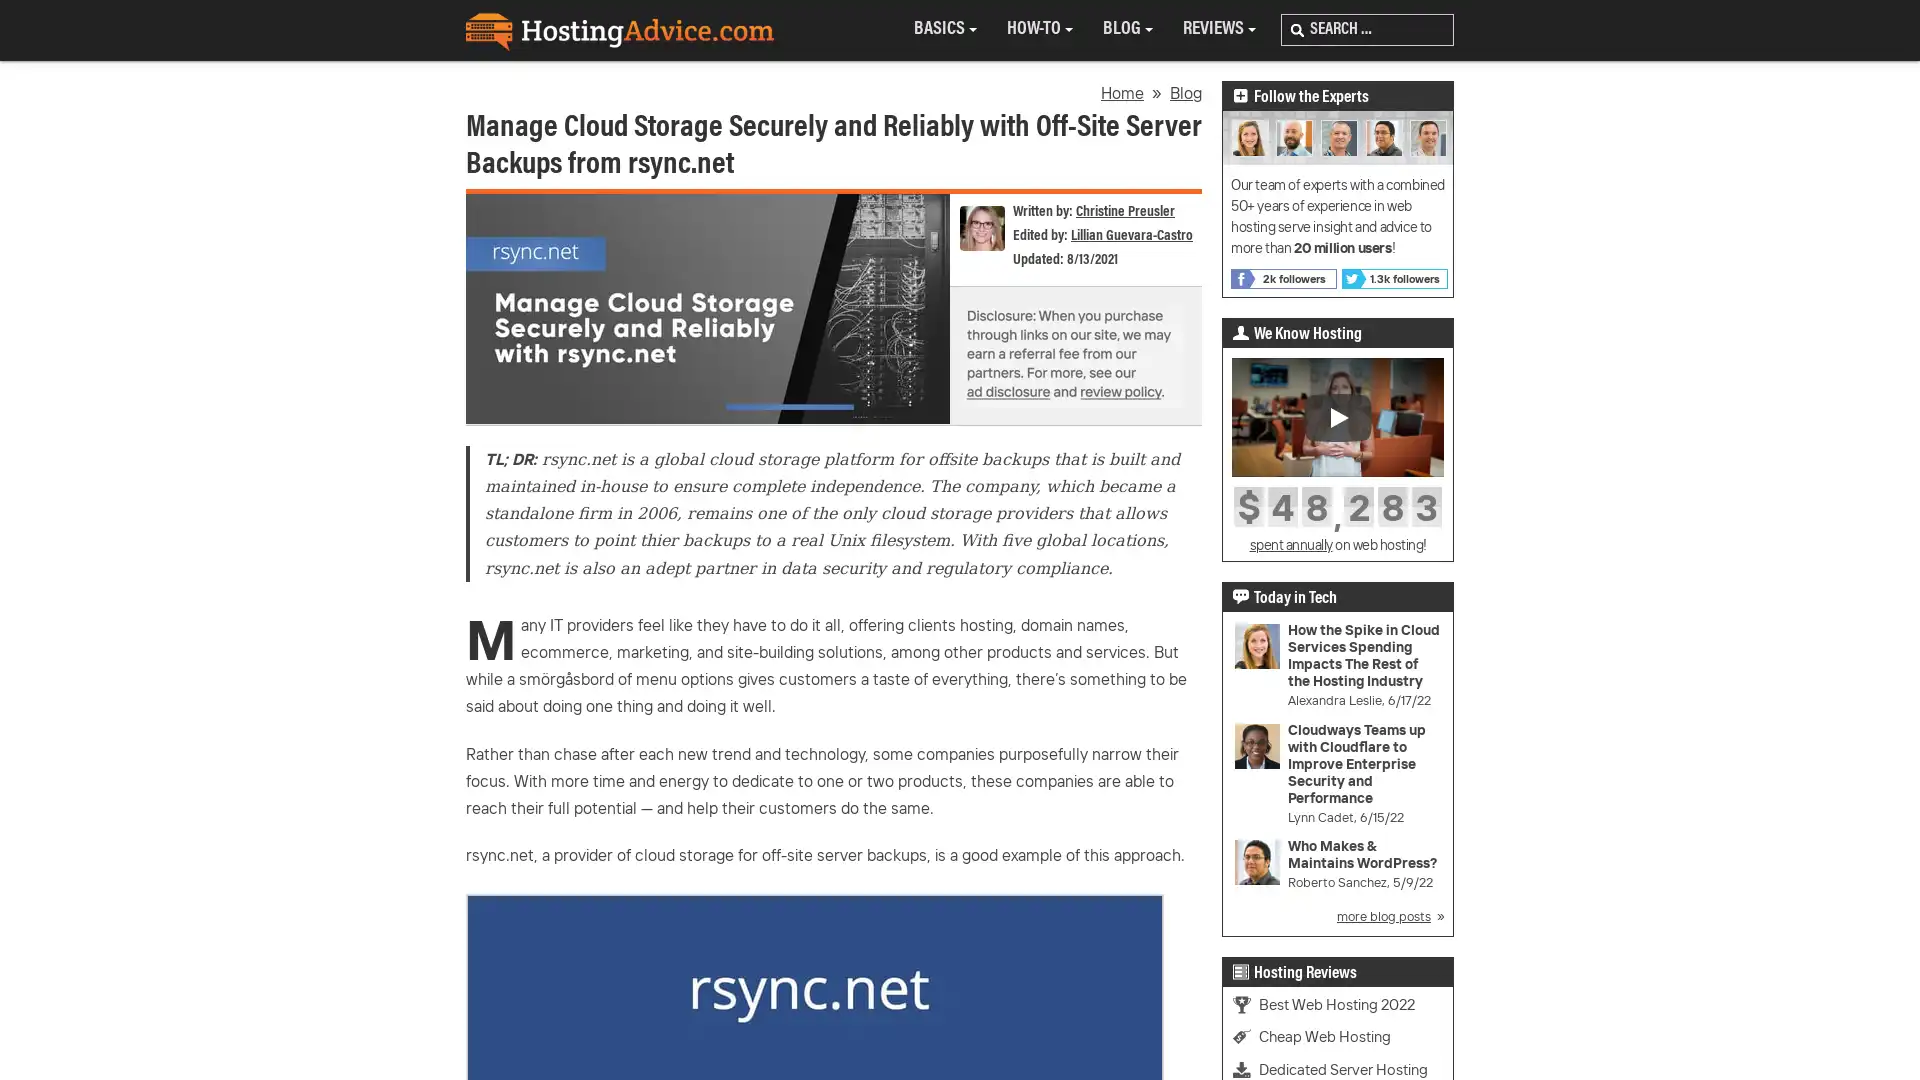  What do you see at coordinates (1297, 30) in the screenshot?
I see `Search` at bounding box center [1297, 30].